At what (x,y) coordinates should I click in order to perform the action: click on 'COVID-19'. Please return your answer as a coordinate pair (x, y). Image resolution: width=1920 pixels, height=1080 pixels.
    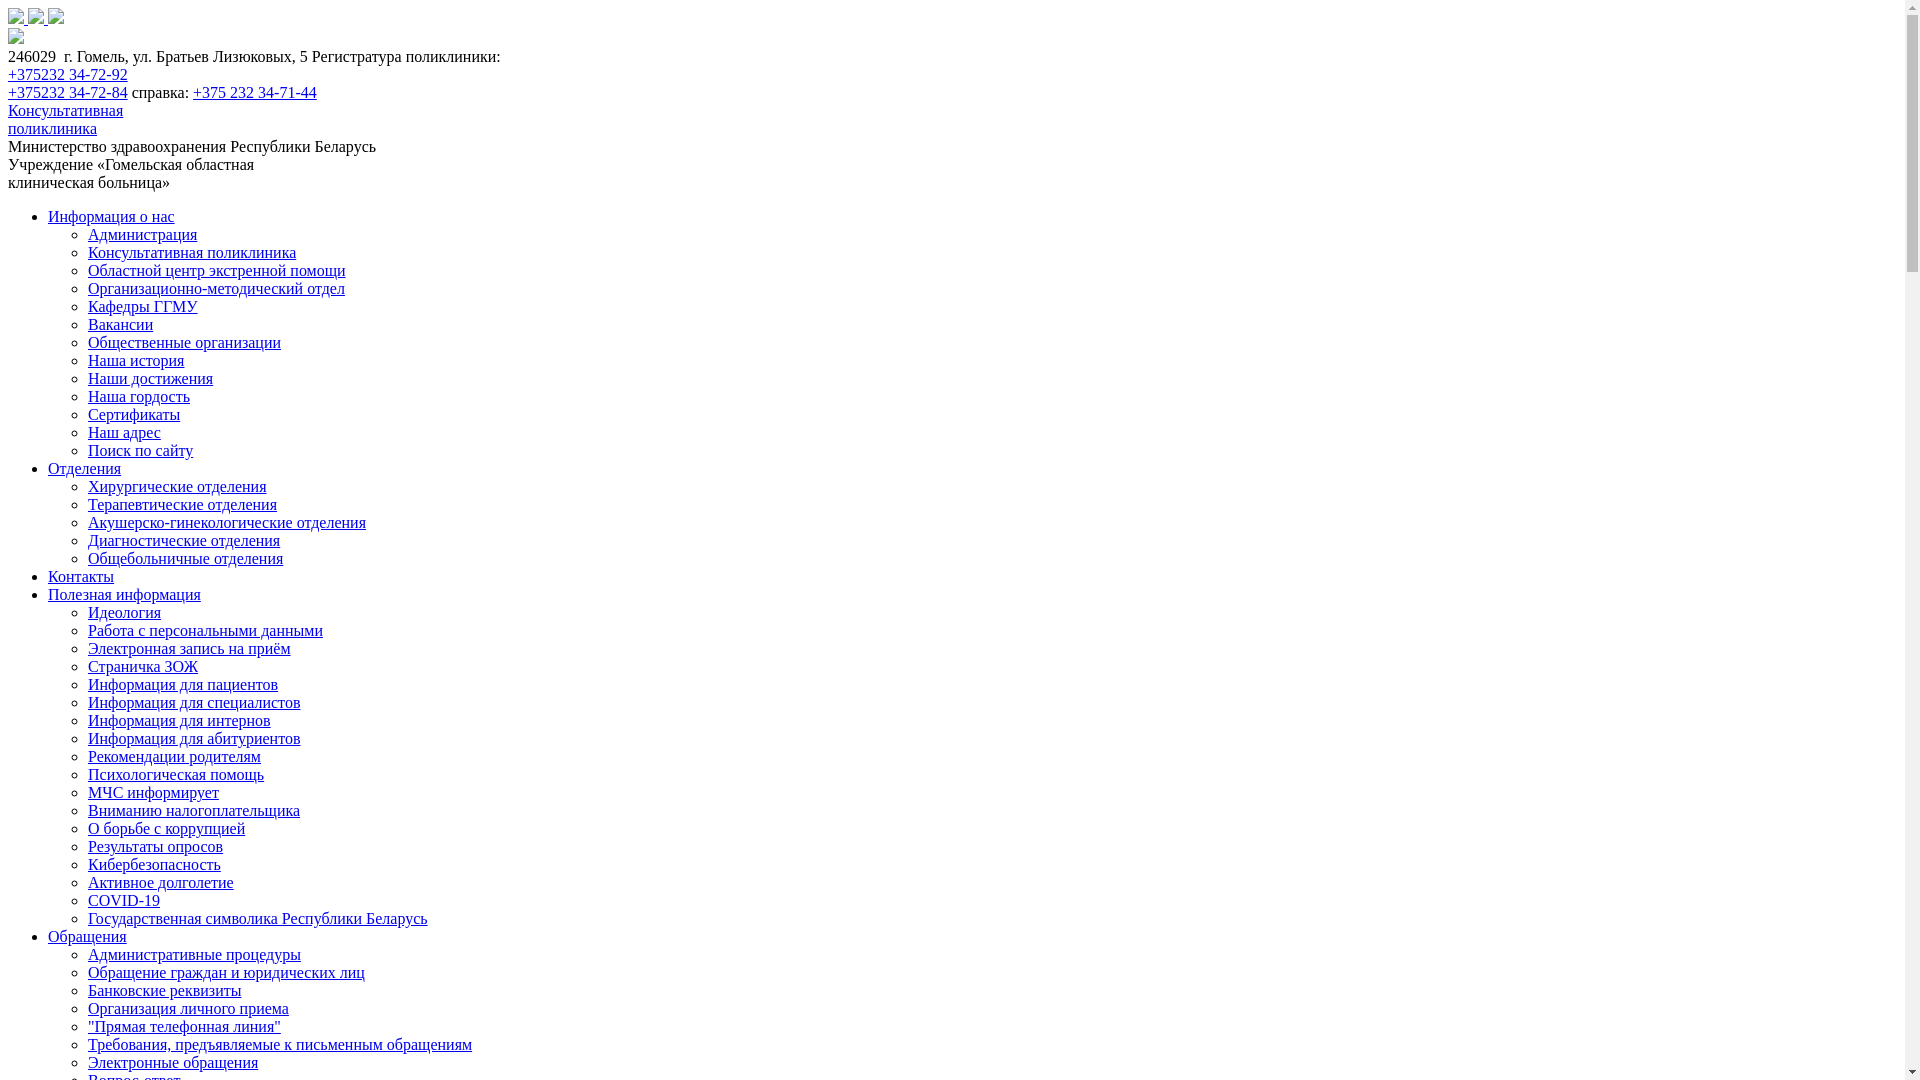
    Looking at the image, I should click on (123, 900).